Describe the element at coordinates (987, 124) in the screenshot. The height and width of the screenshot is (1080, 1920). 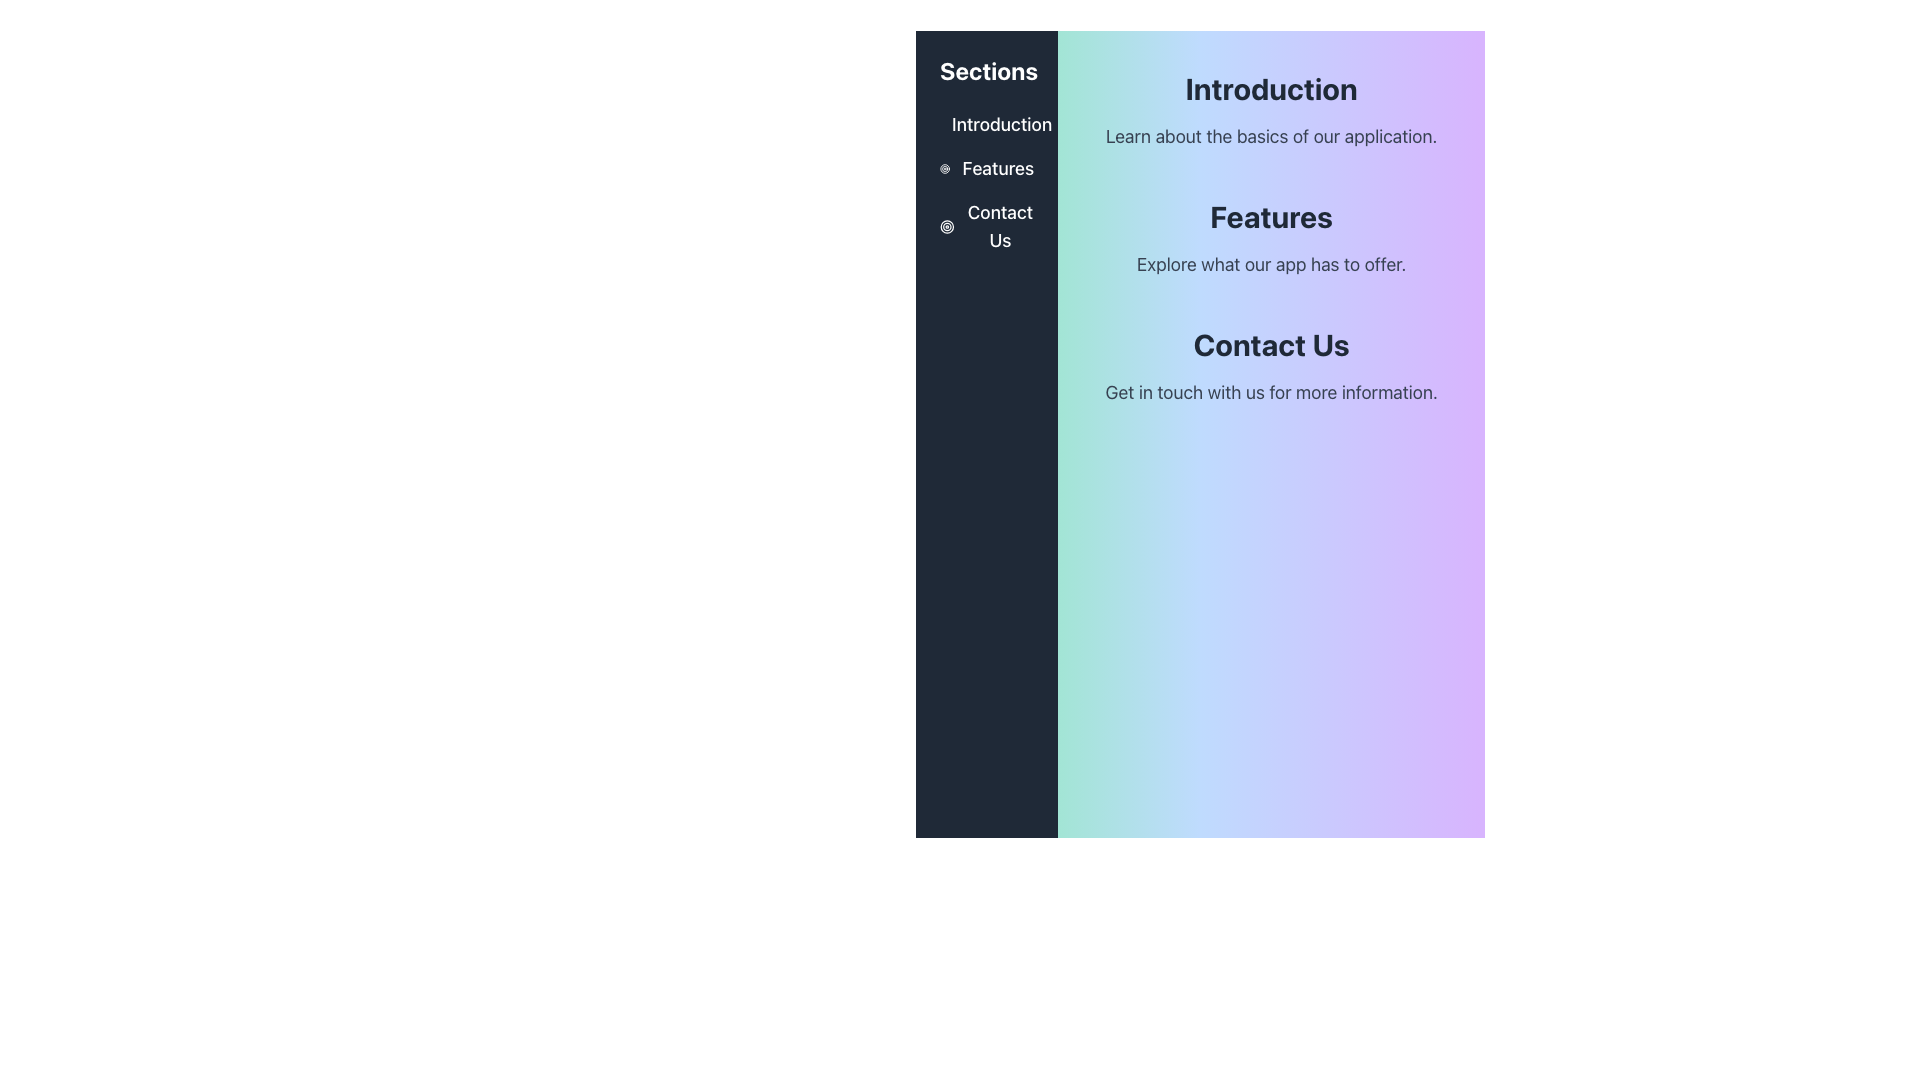
I see `the first text link in the vertical menu list` at that location.